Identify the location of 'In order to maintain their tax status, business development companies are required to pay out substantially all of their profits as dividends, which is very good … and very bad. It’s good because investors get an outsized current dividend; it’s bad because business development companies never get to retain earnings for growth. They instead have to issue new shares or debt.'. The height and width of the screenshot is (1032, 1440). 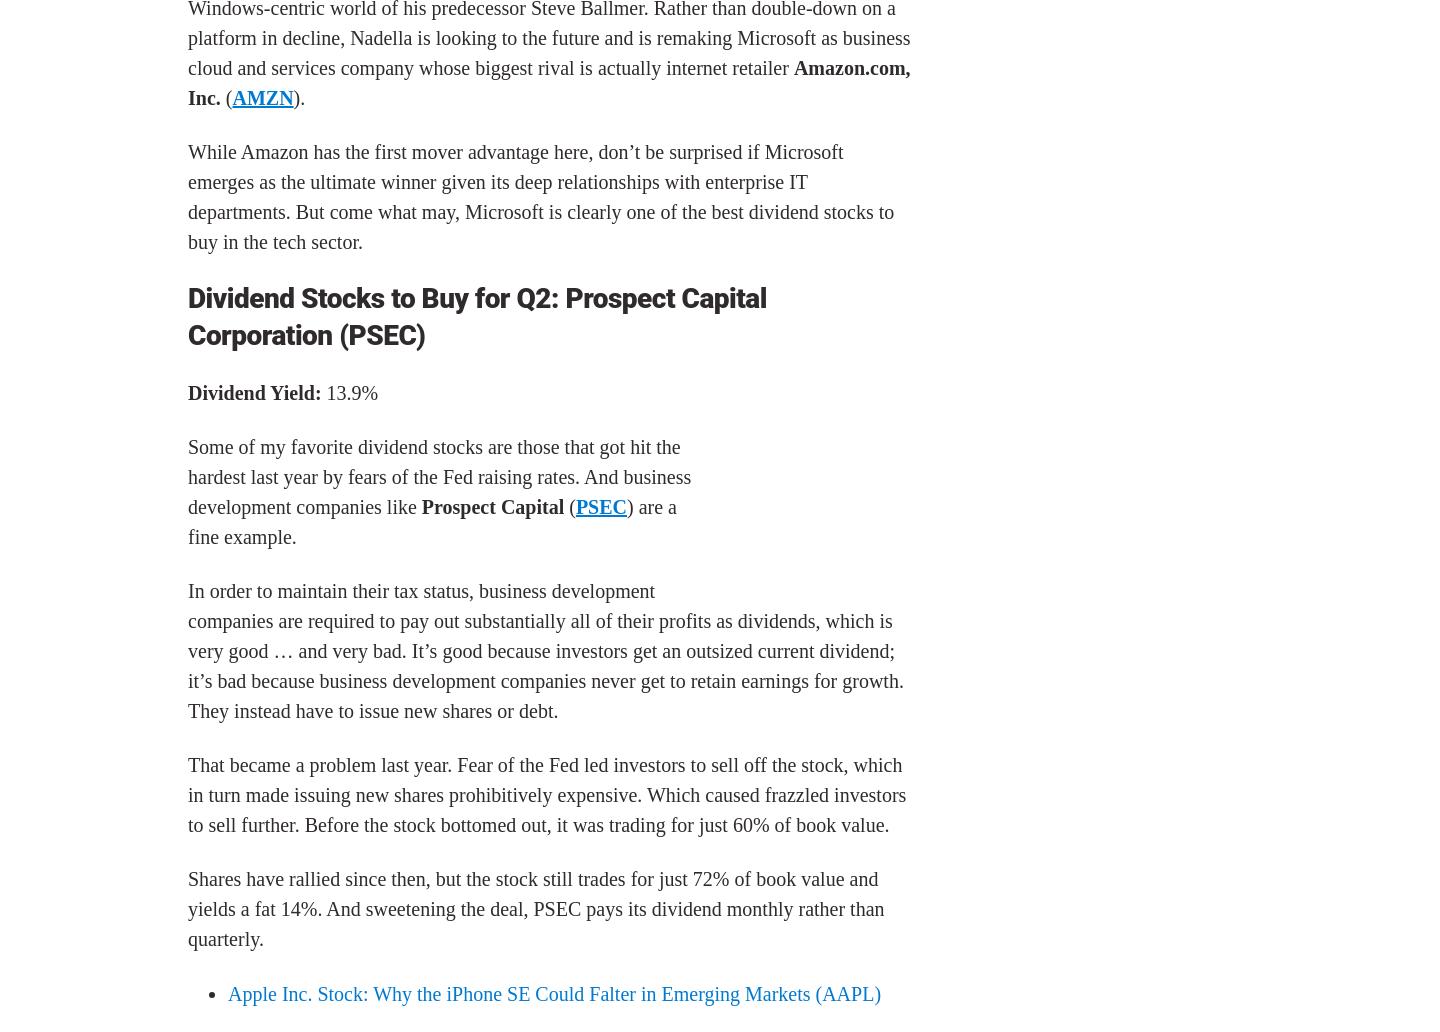
(188, 649).